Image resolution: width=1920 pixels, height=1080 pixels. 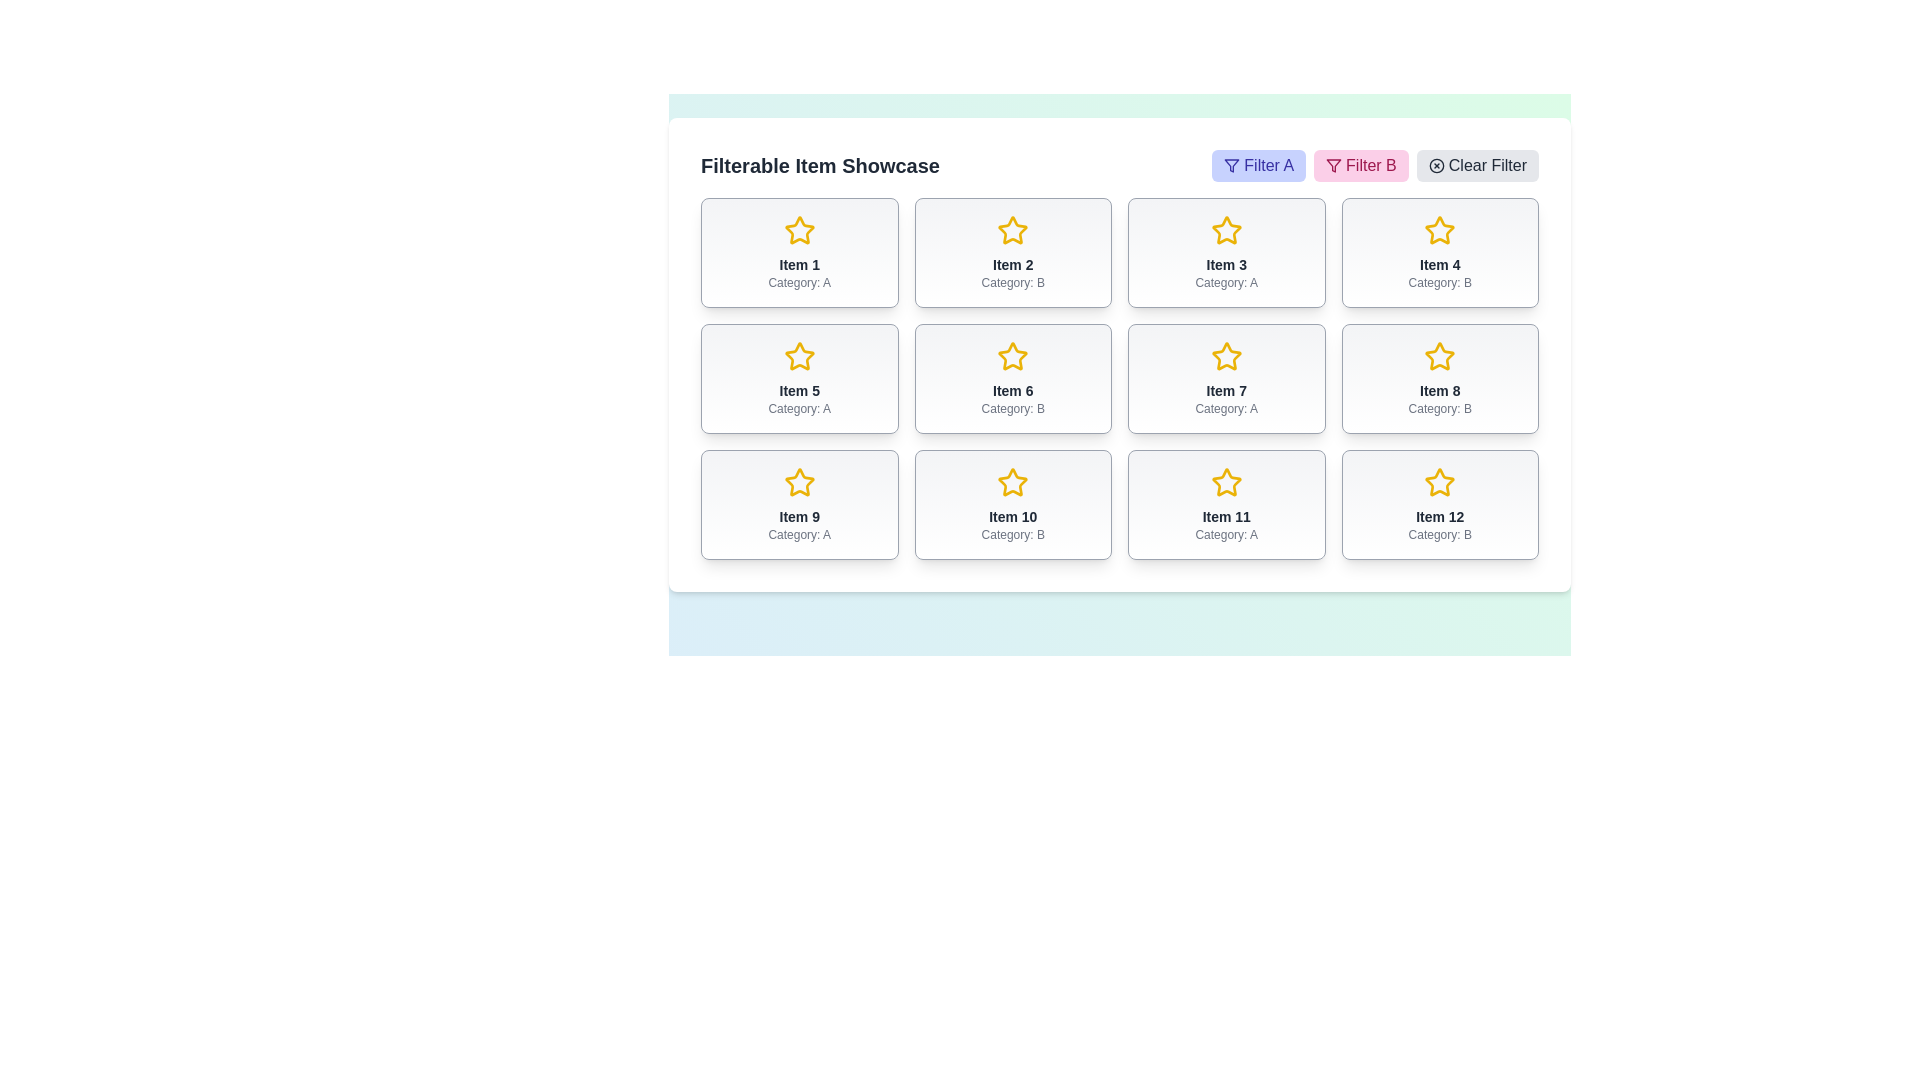 What do you see at coordinates (798, 356) in the screenshot?
I see `the yellow star-shaped icon with an outlined design located at the top center of the card labeled 'Item 5, Category: A' to interact with the associated item` at bounding box center [798, 356].